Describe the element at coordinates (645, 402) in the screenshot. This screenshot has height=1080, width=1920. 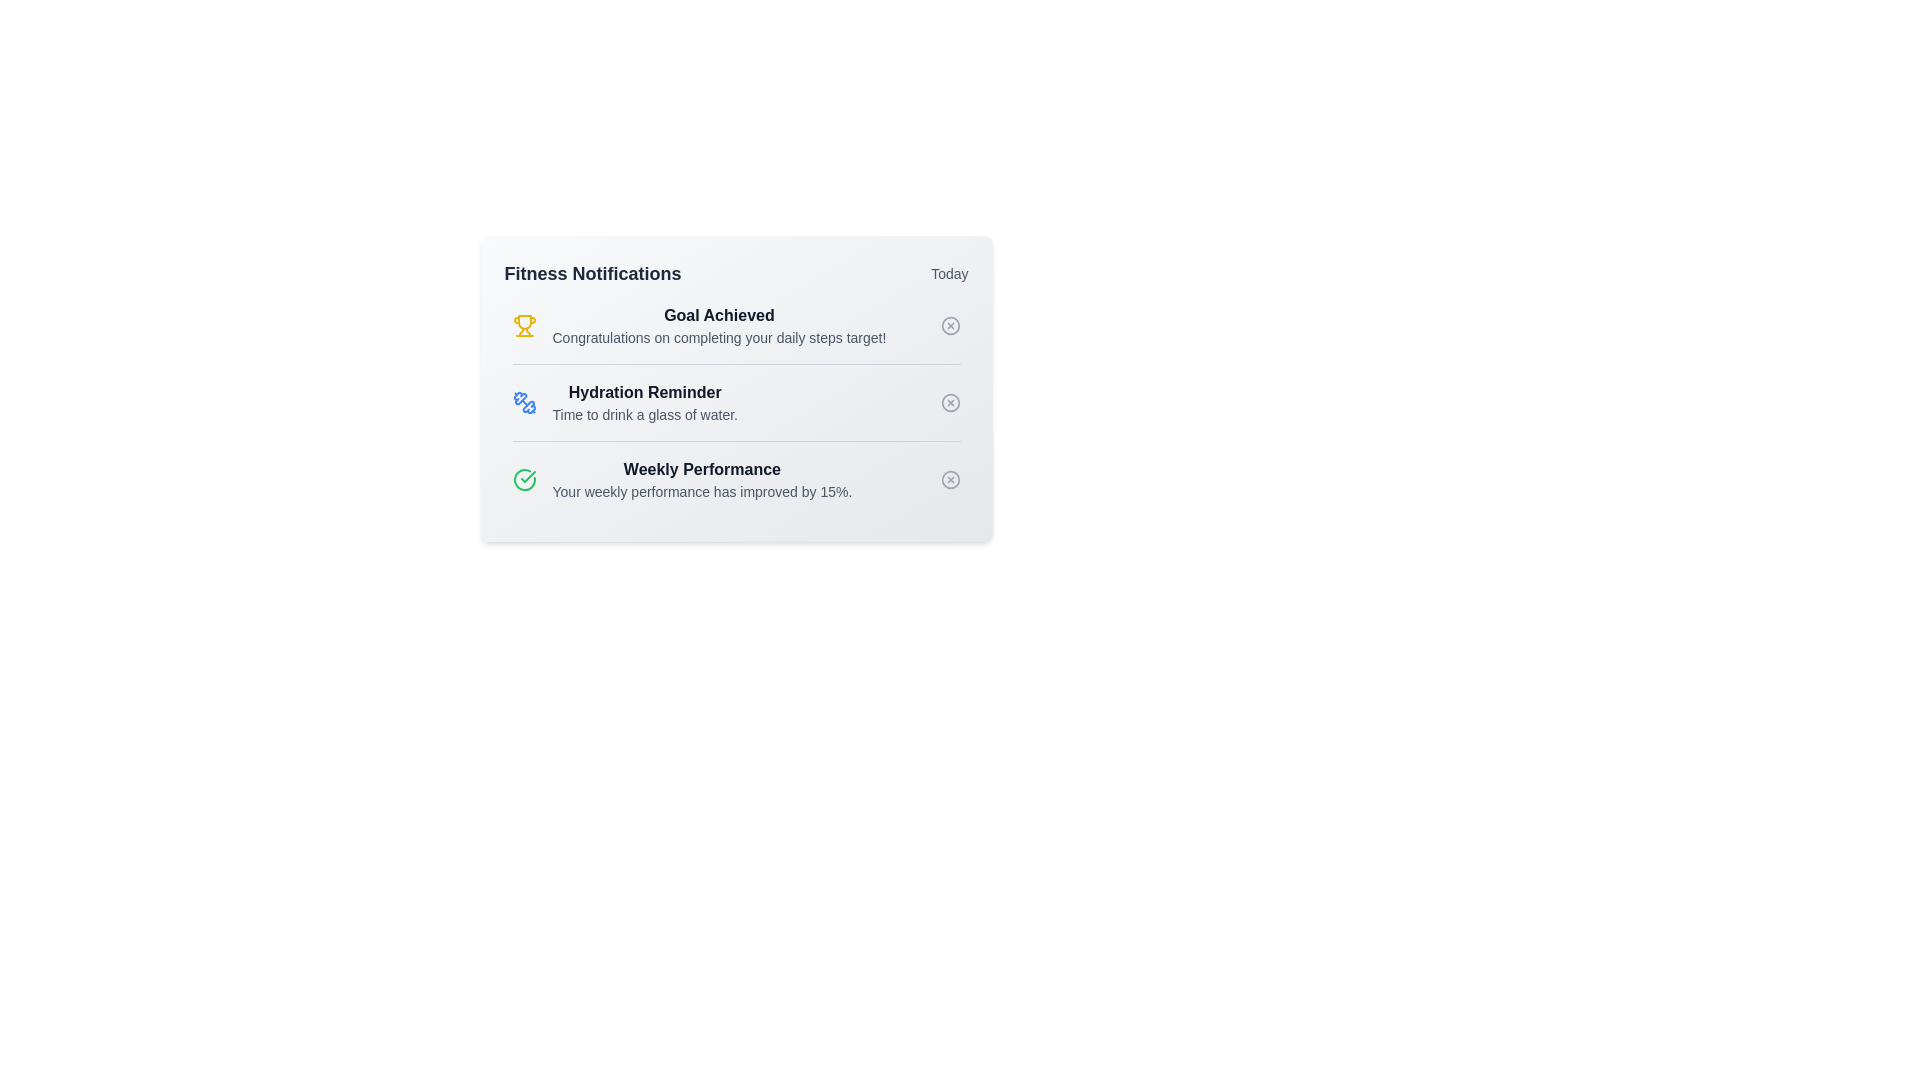
I see `text of the notification reminder prompting the user to drink water, which is the second entry under 'Fitness Notifications' in the vertical list of notifications` at that location.